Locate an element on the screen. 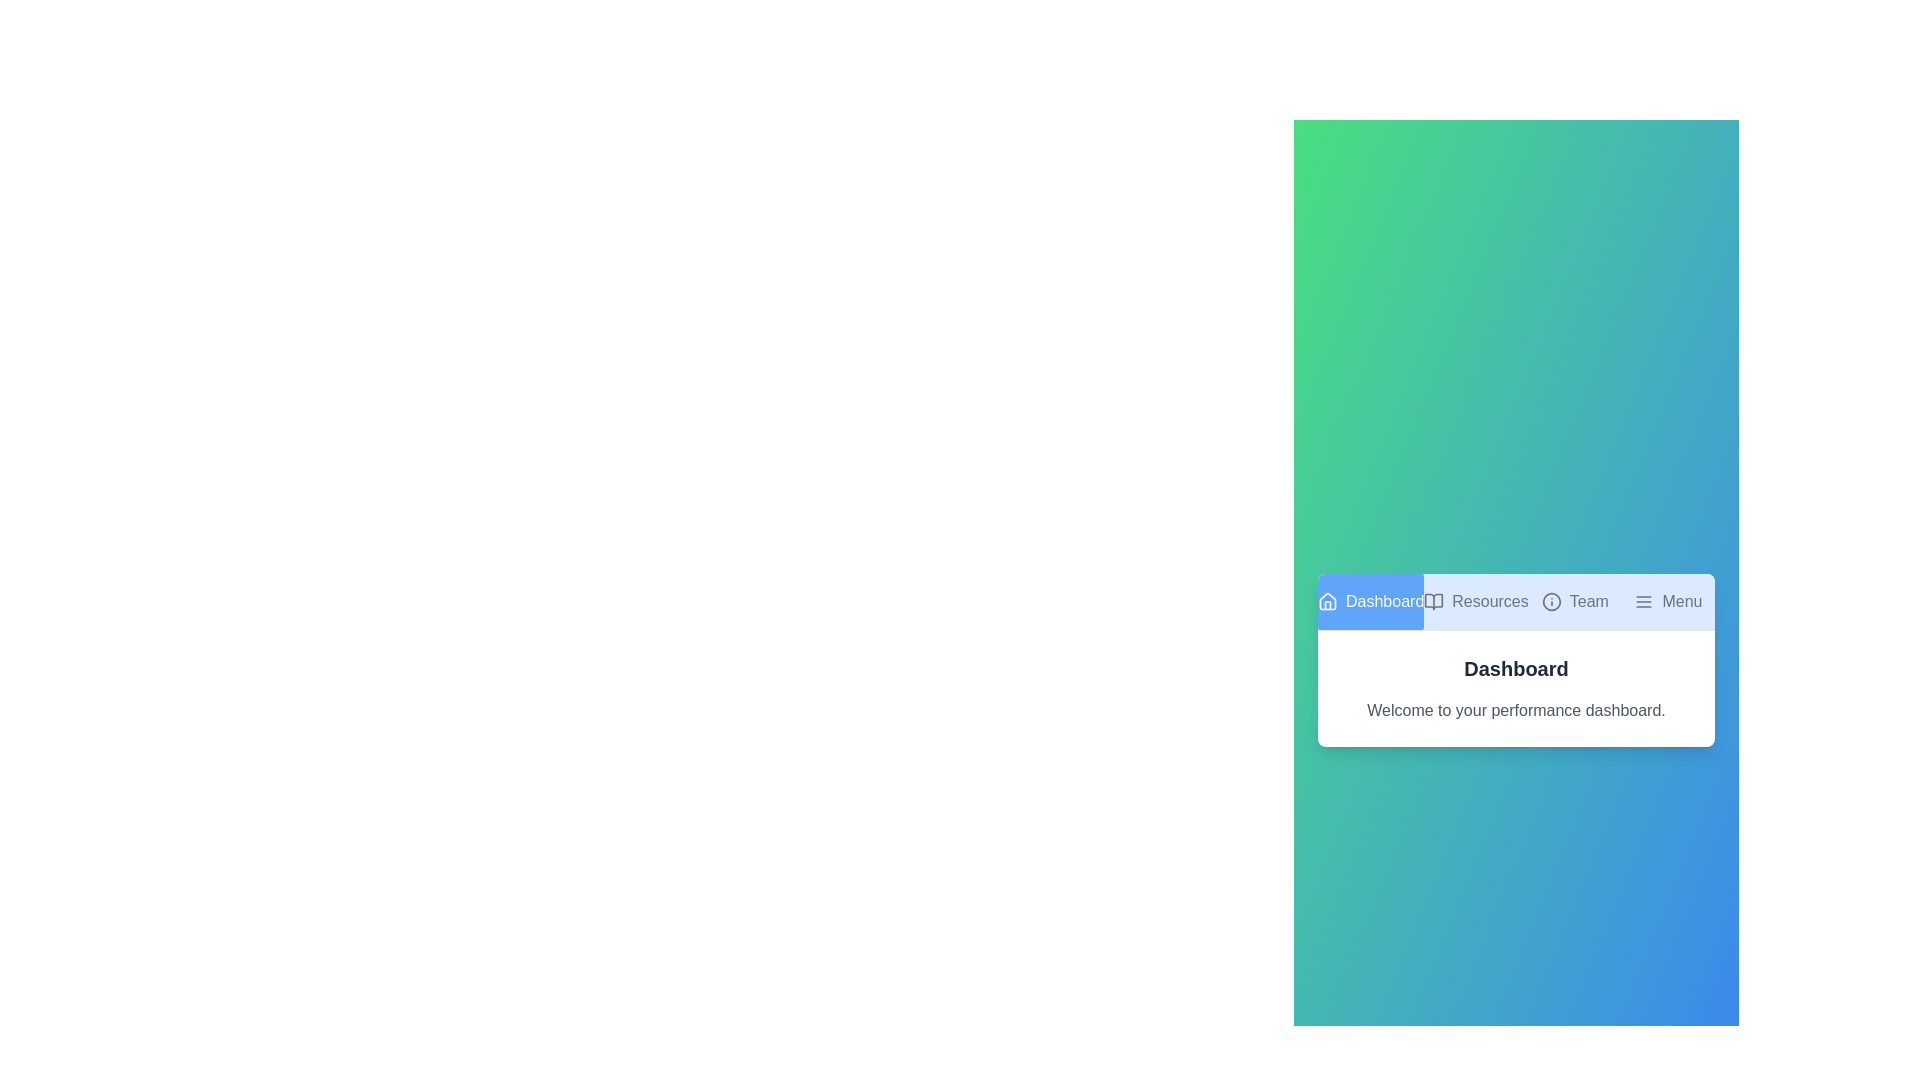 This screenshot has width=1920, height=1080. the tab labeled Resources to observe its hover effect is located at coordinates (1476, 600).